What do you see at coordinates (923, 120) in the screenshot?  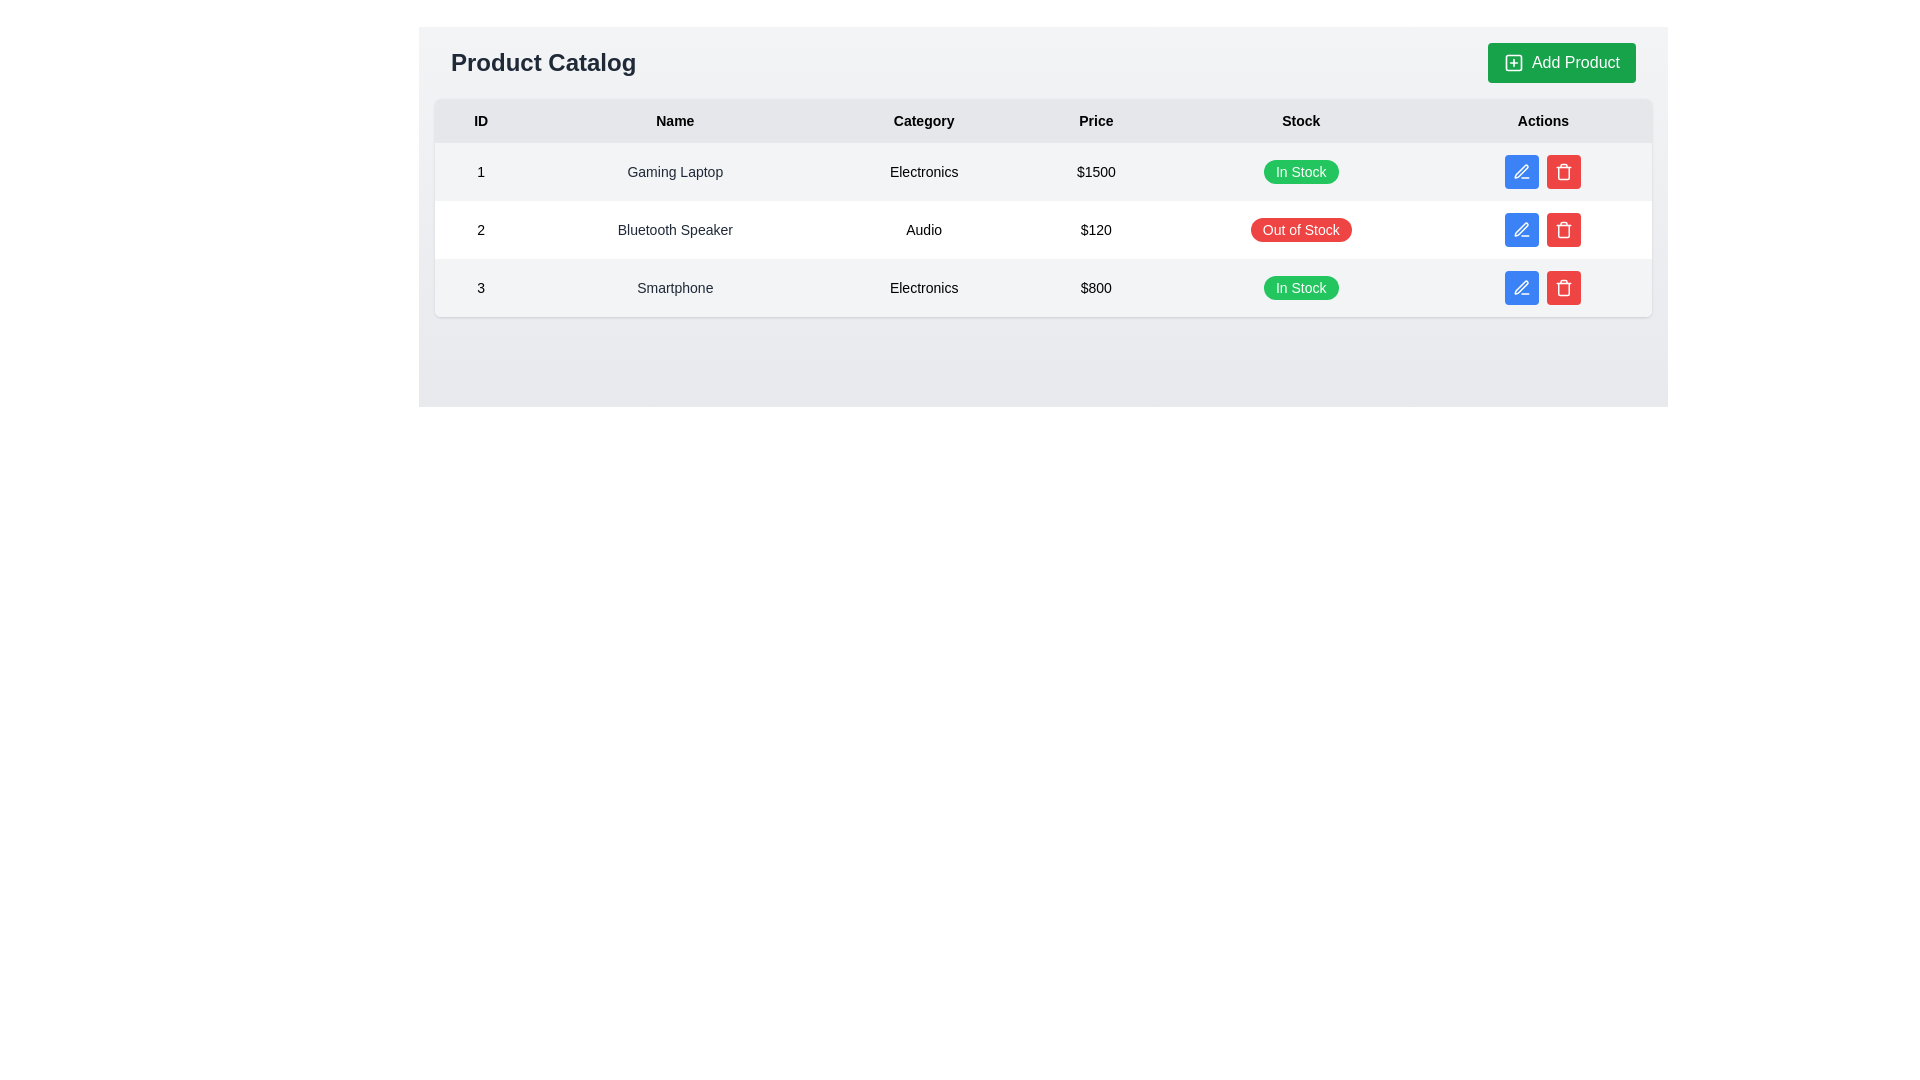 I see `the 'Category' column header in the table, which is centrally aligned and positioned between the 'Name' and 'Price' headers` at bounding box center [923, 120].